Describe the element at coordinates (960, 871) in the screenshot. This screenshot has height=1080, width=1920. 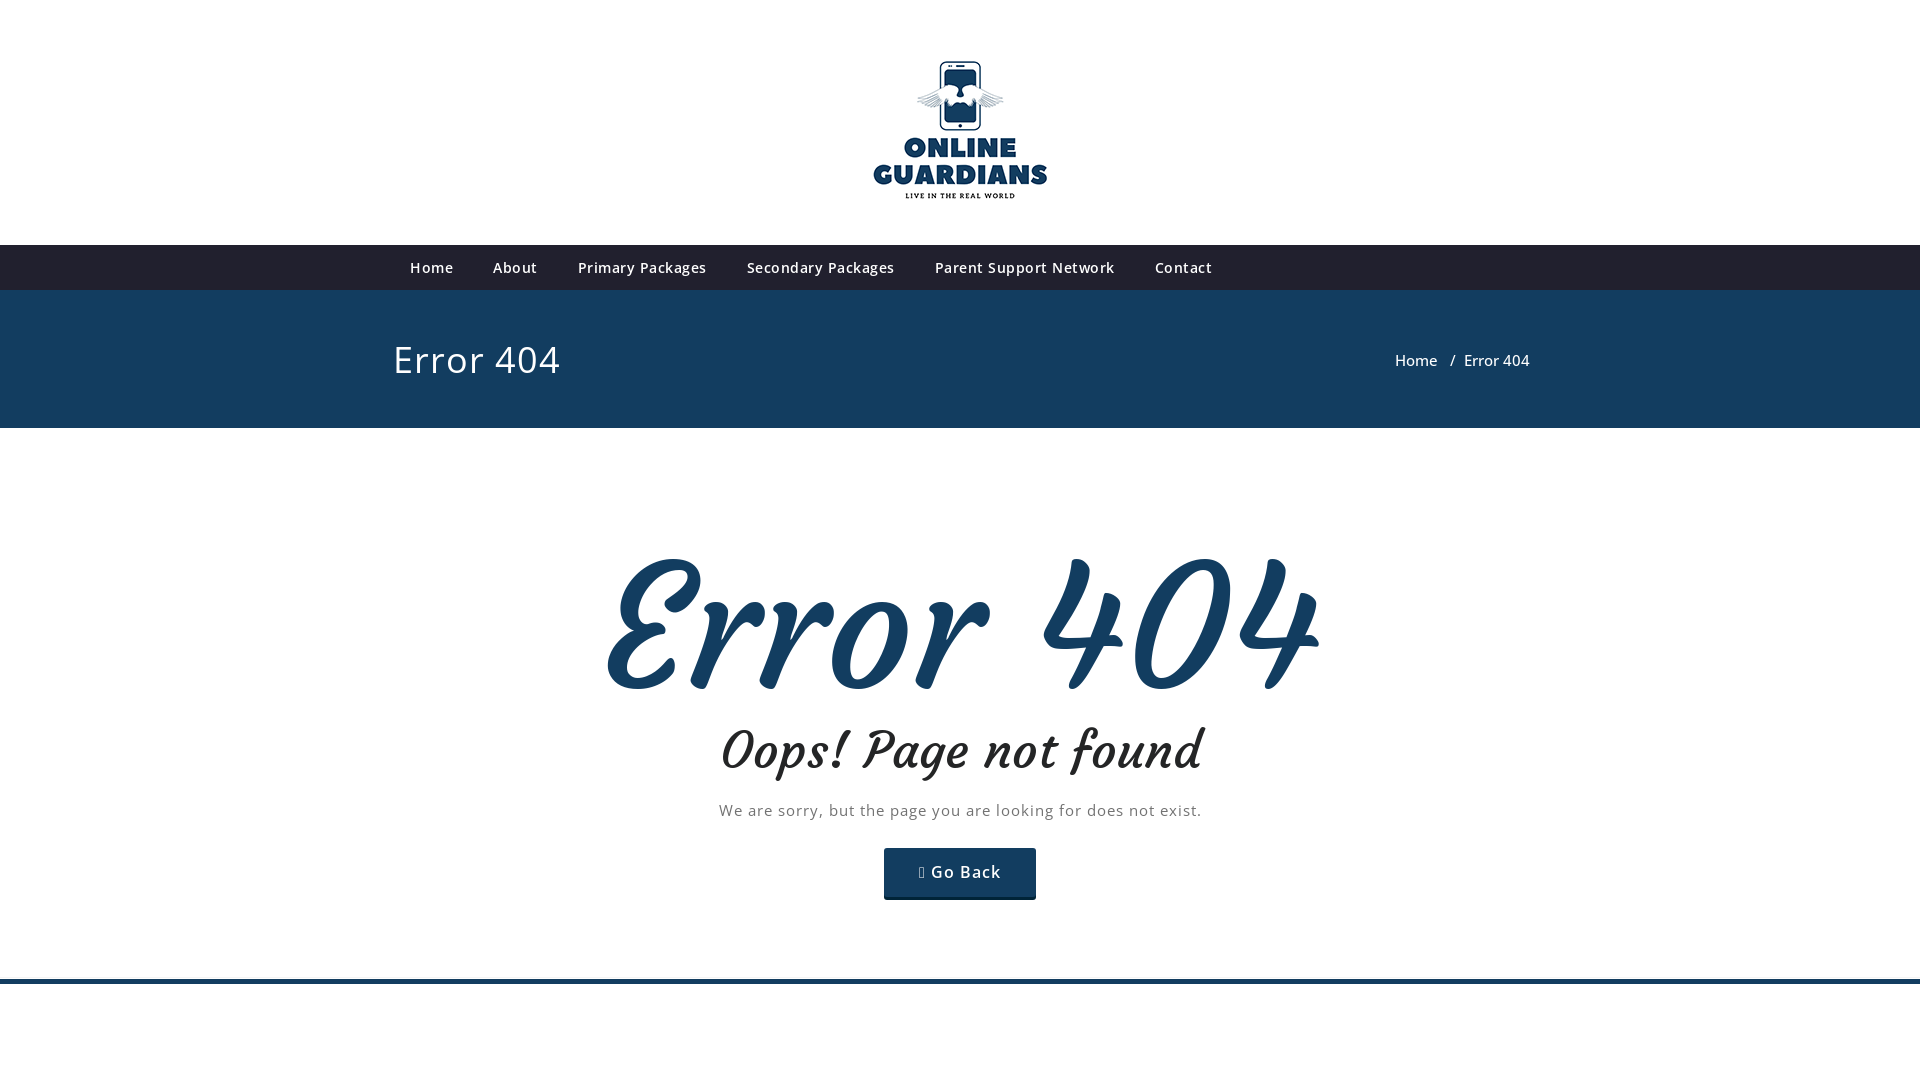
I see `'Go Back'` at that location.